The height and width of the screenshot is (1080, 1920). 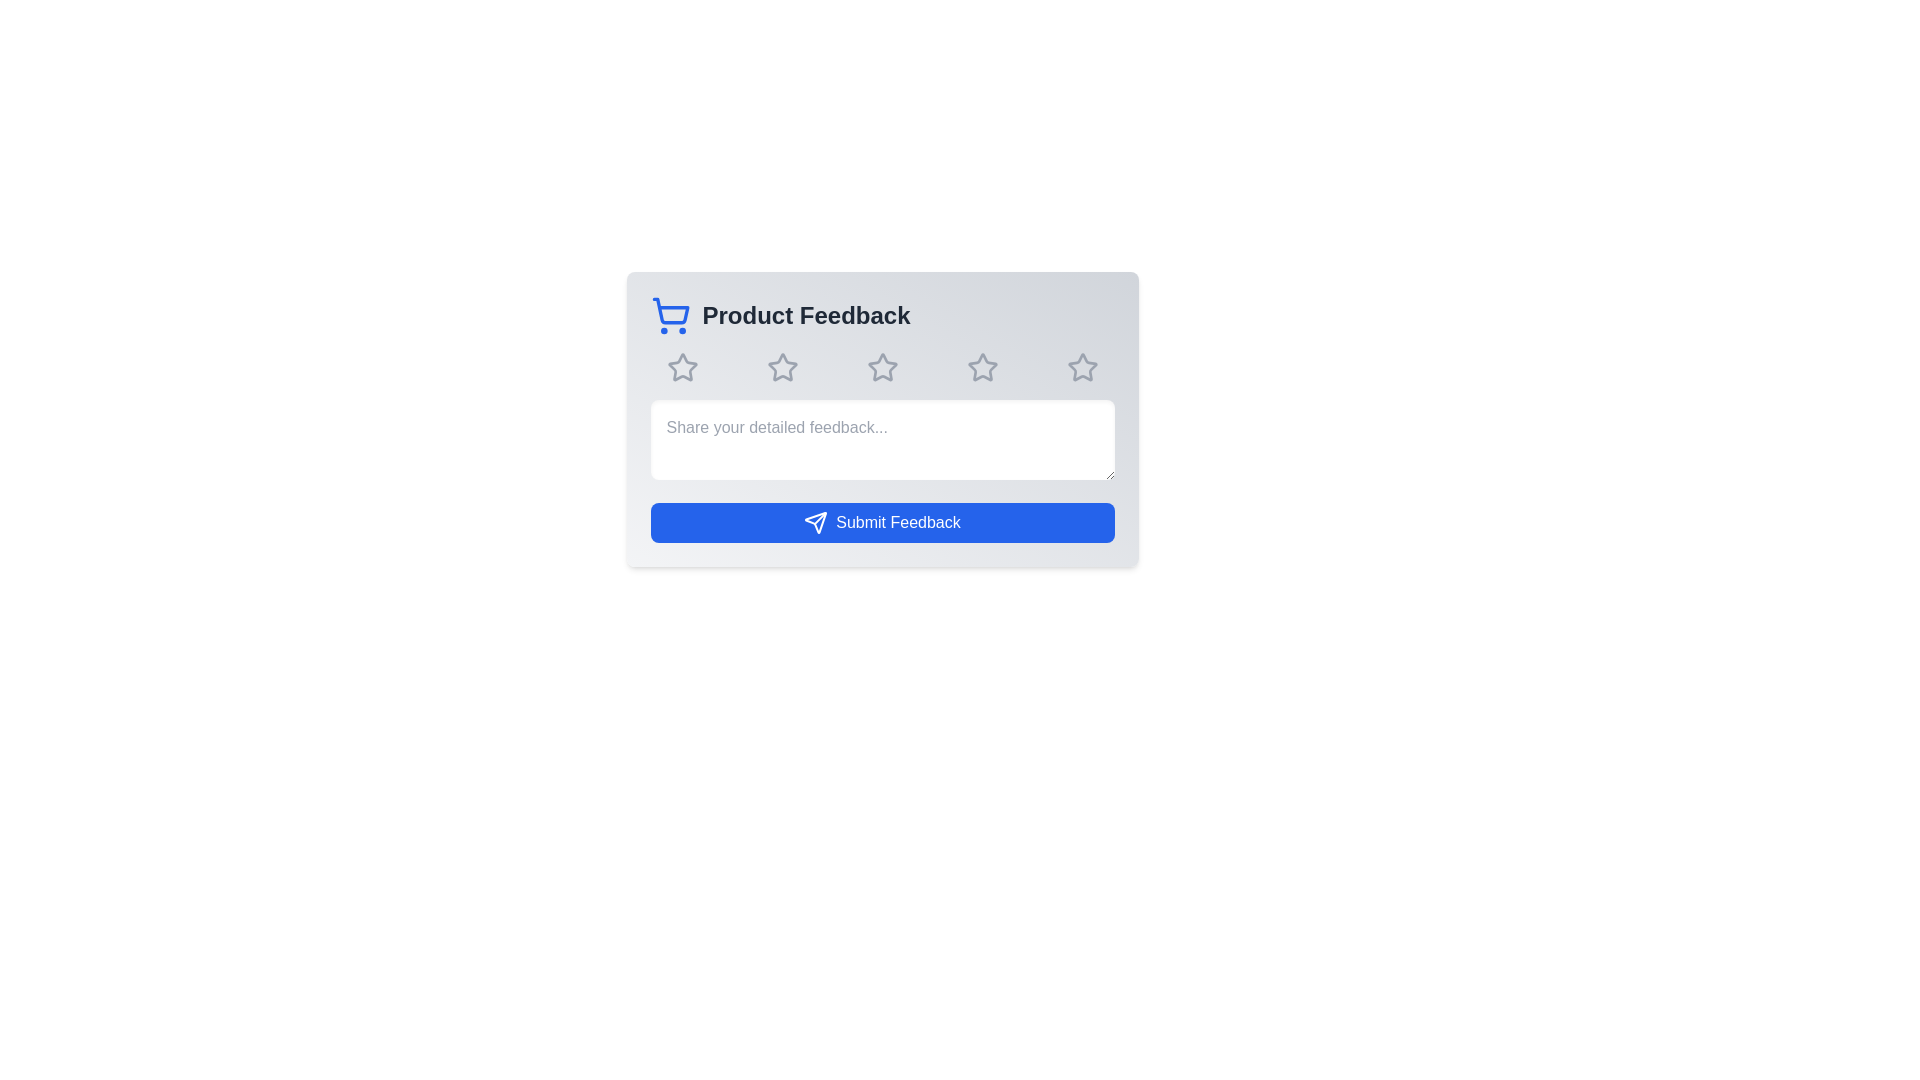 What do you see at coordinates (881, 367) in the screenshot?
I see `the third star icon in the user rating interface` at bounding box center [881, 367].